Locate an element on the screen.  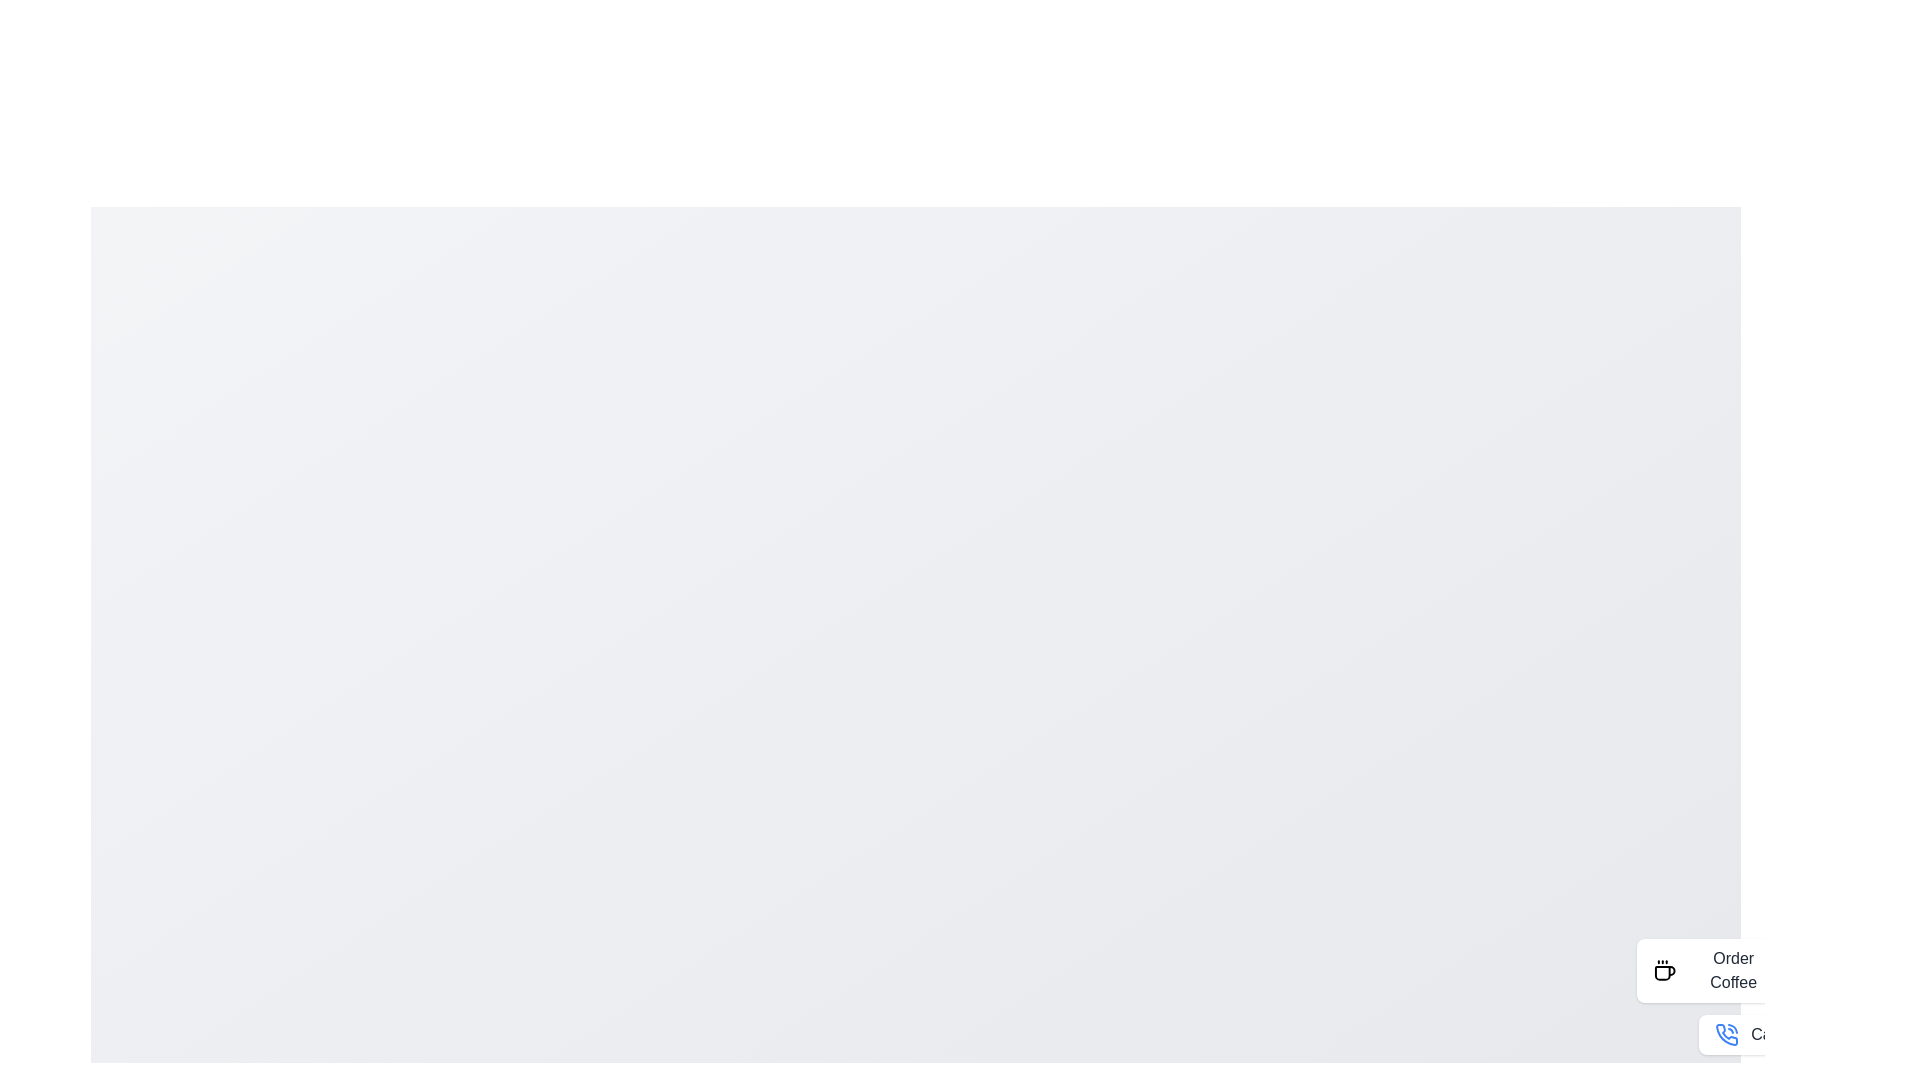
the background area to deselect or refocus is located at coordinates (499, 499).